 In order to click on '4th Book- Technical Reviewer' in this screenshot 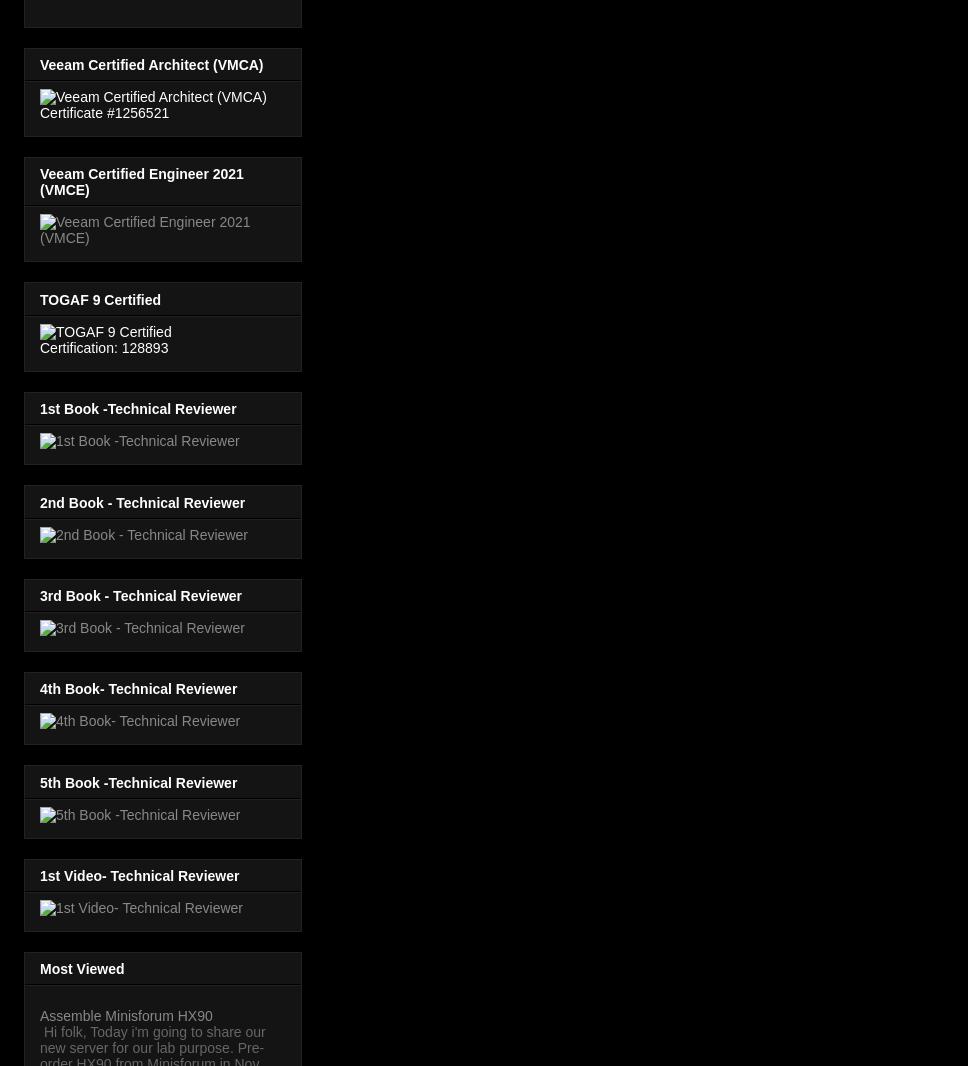, I will do `click(137, 687)`.